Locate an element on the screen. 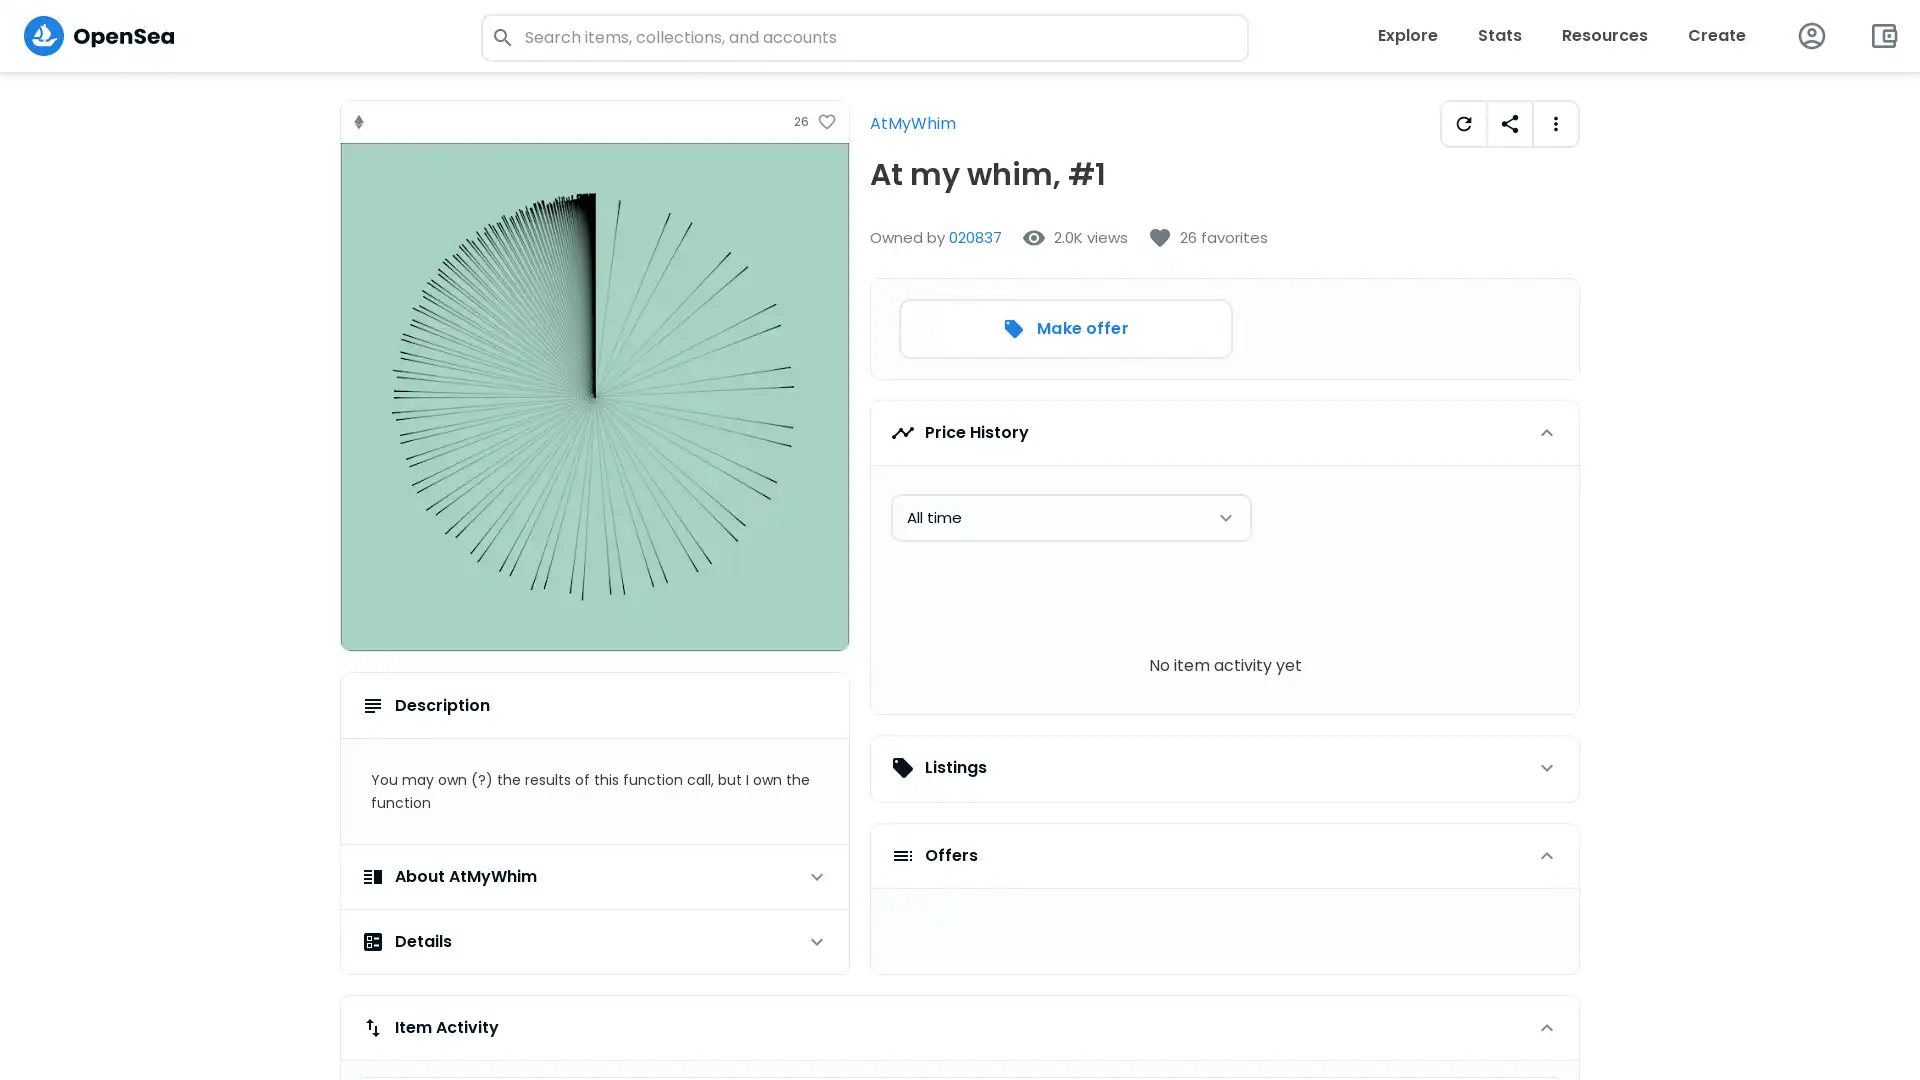 The height and width of the screenshot is (1080, 1920). Offers is located at coordinates (1223, 855).